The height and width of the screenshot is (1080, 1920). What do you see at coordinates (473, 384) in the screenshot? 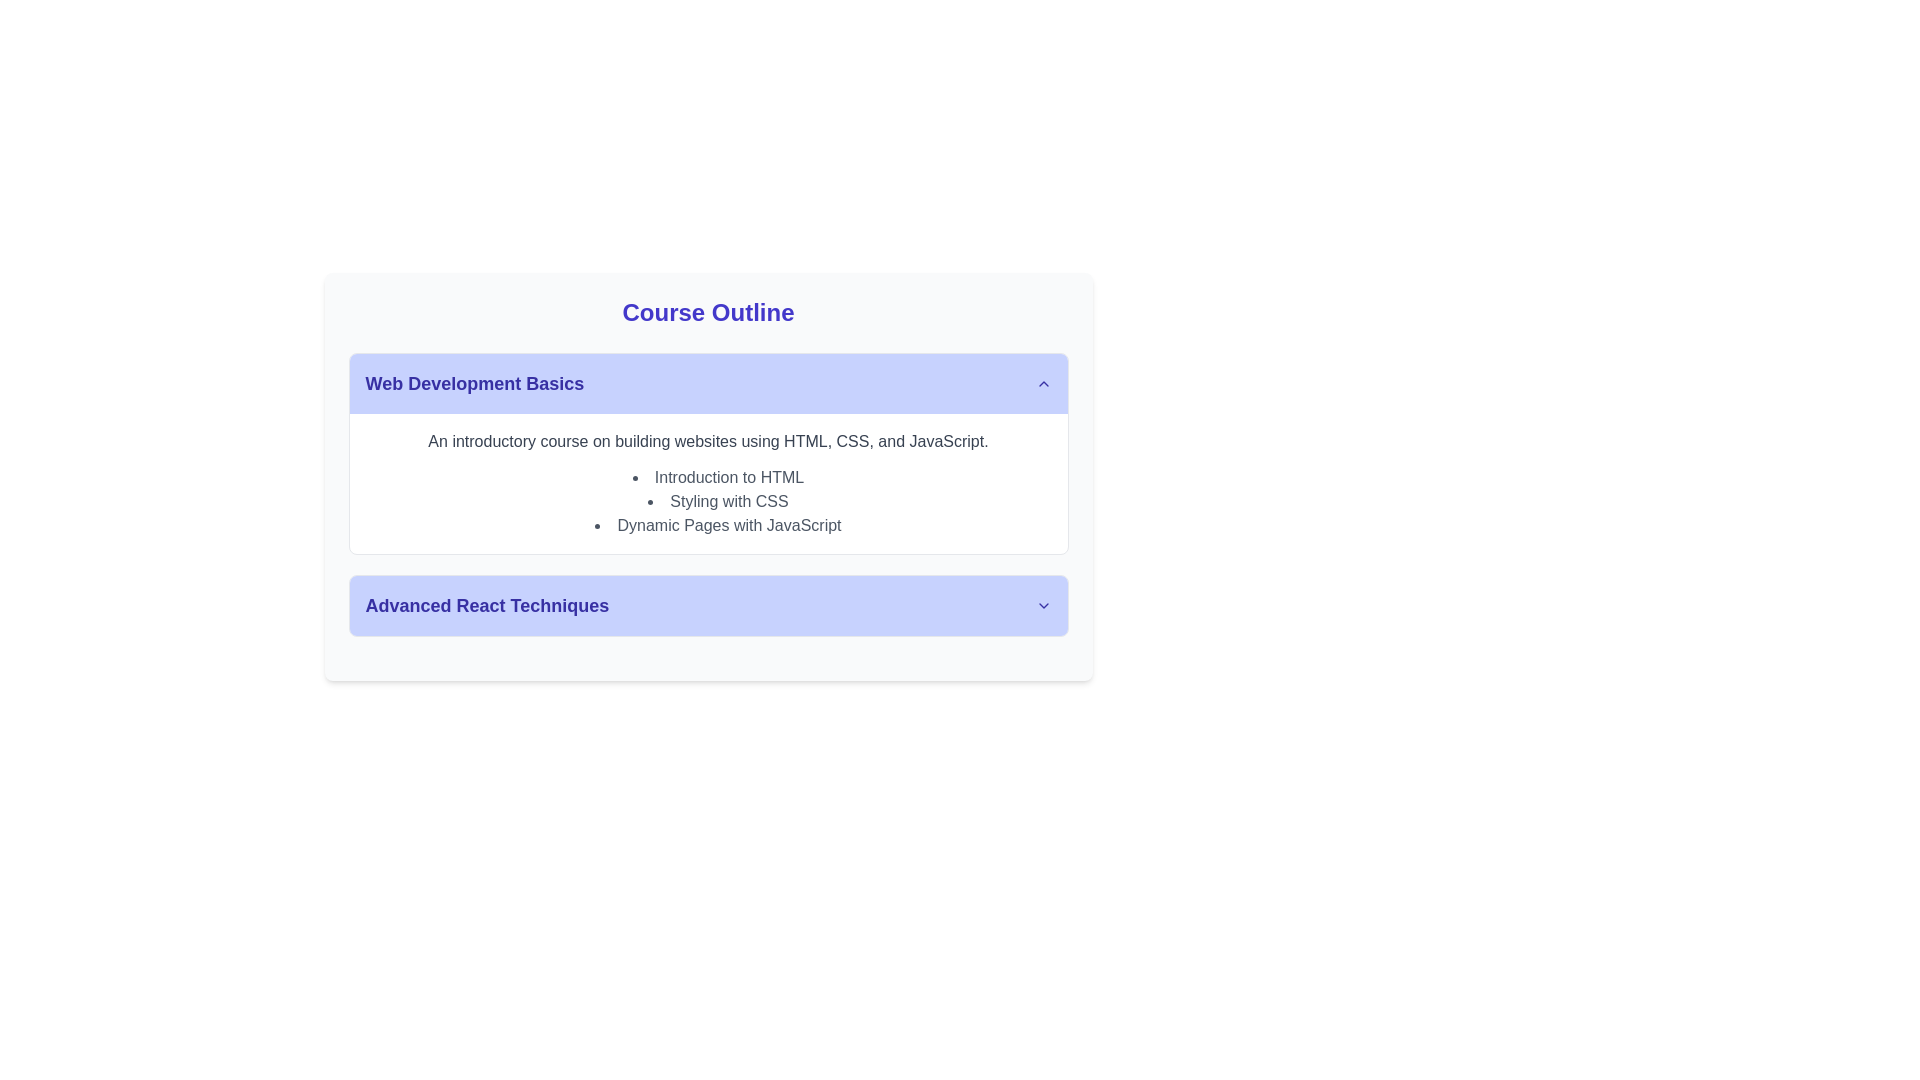
I see `the left-aligned text label displaying 'Web Development Basics' in the header section of the 'Course Outline' interface` at bounding box center [473, 384].